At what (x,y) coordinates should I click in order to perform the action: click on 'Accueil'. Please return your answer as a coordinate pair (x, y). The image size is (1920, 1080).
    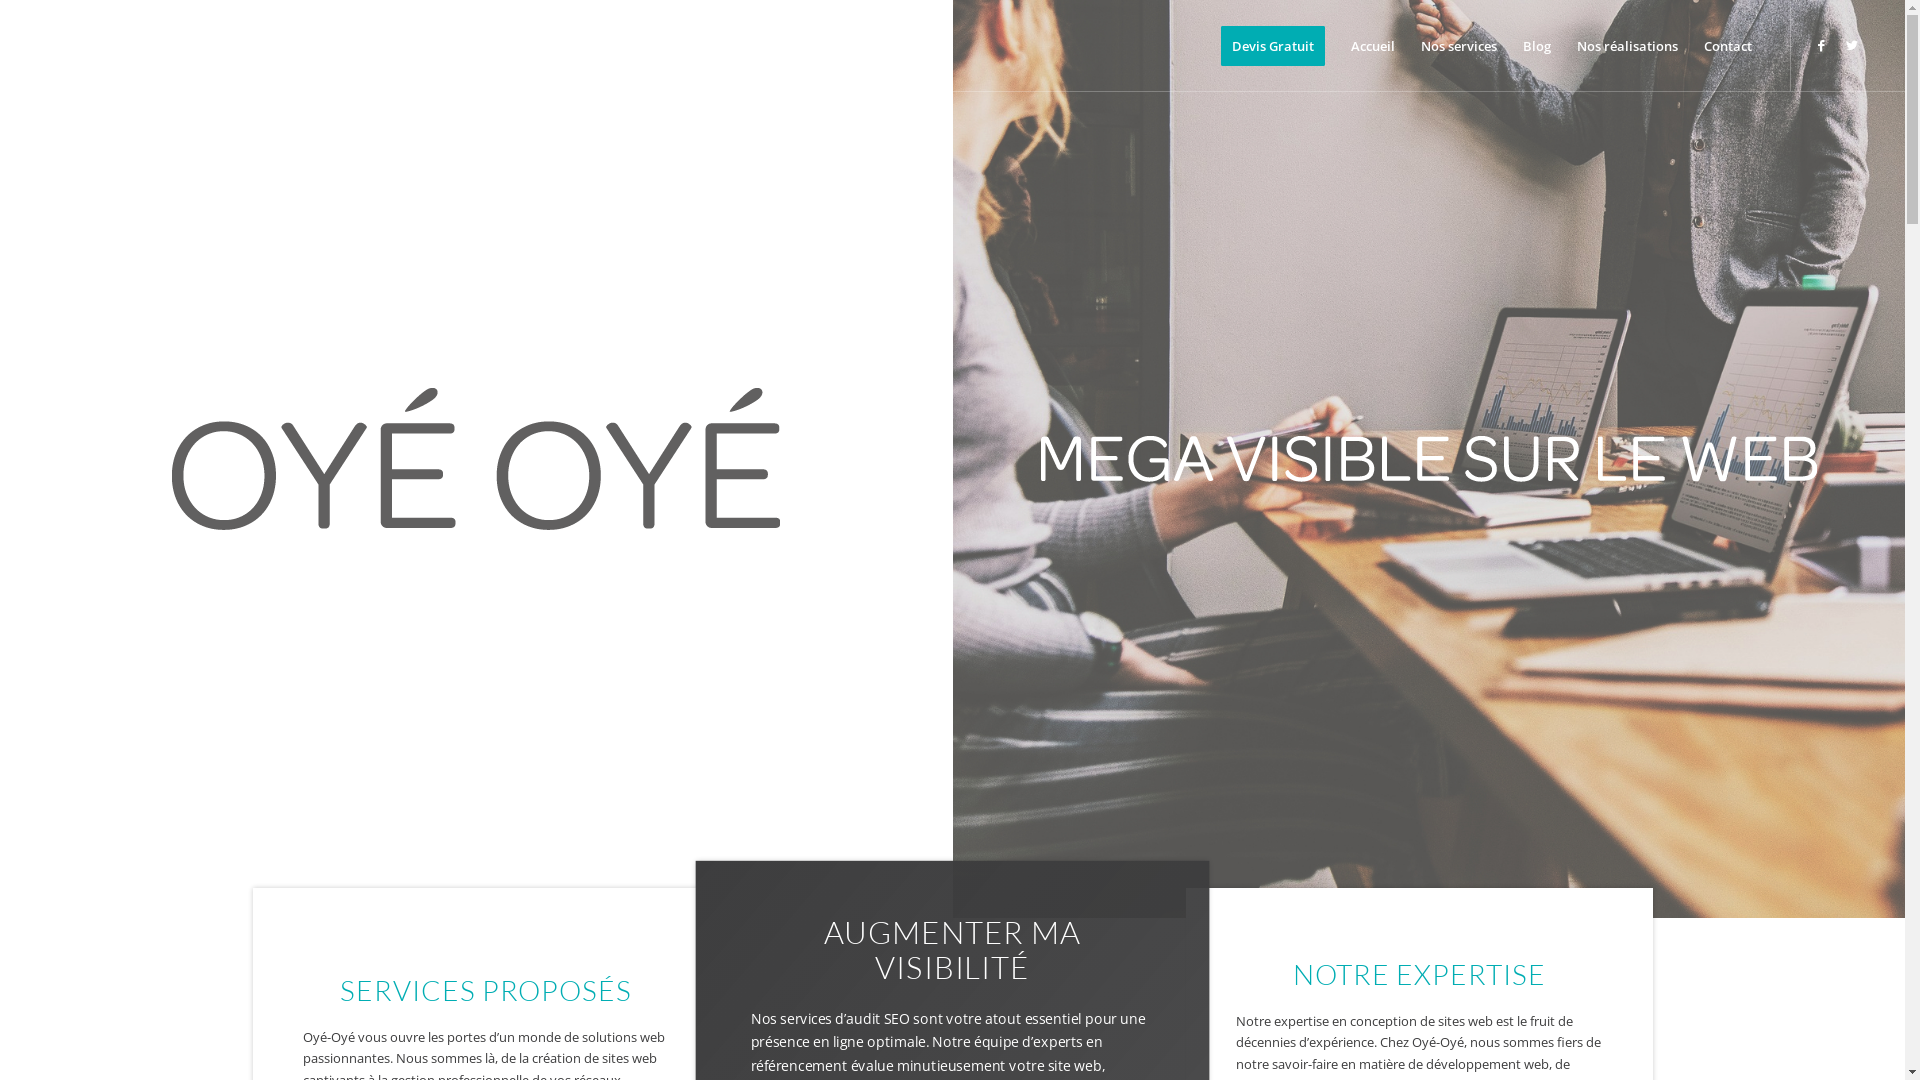
    Looking at the image, I should click on (1371, 45).